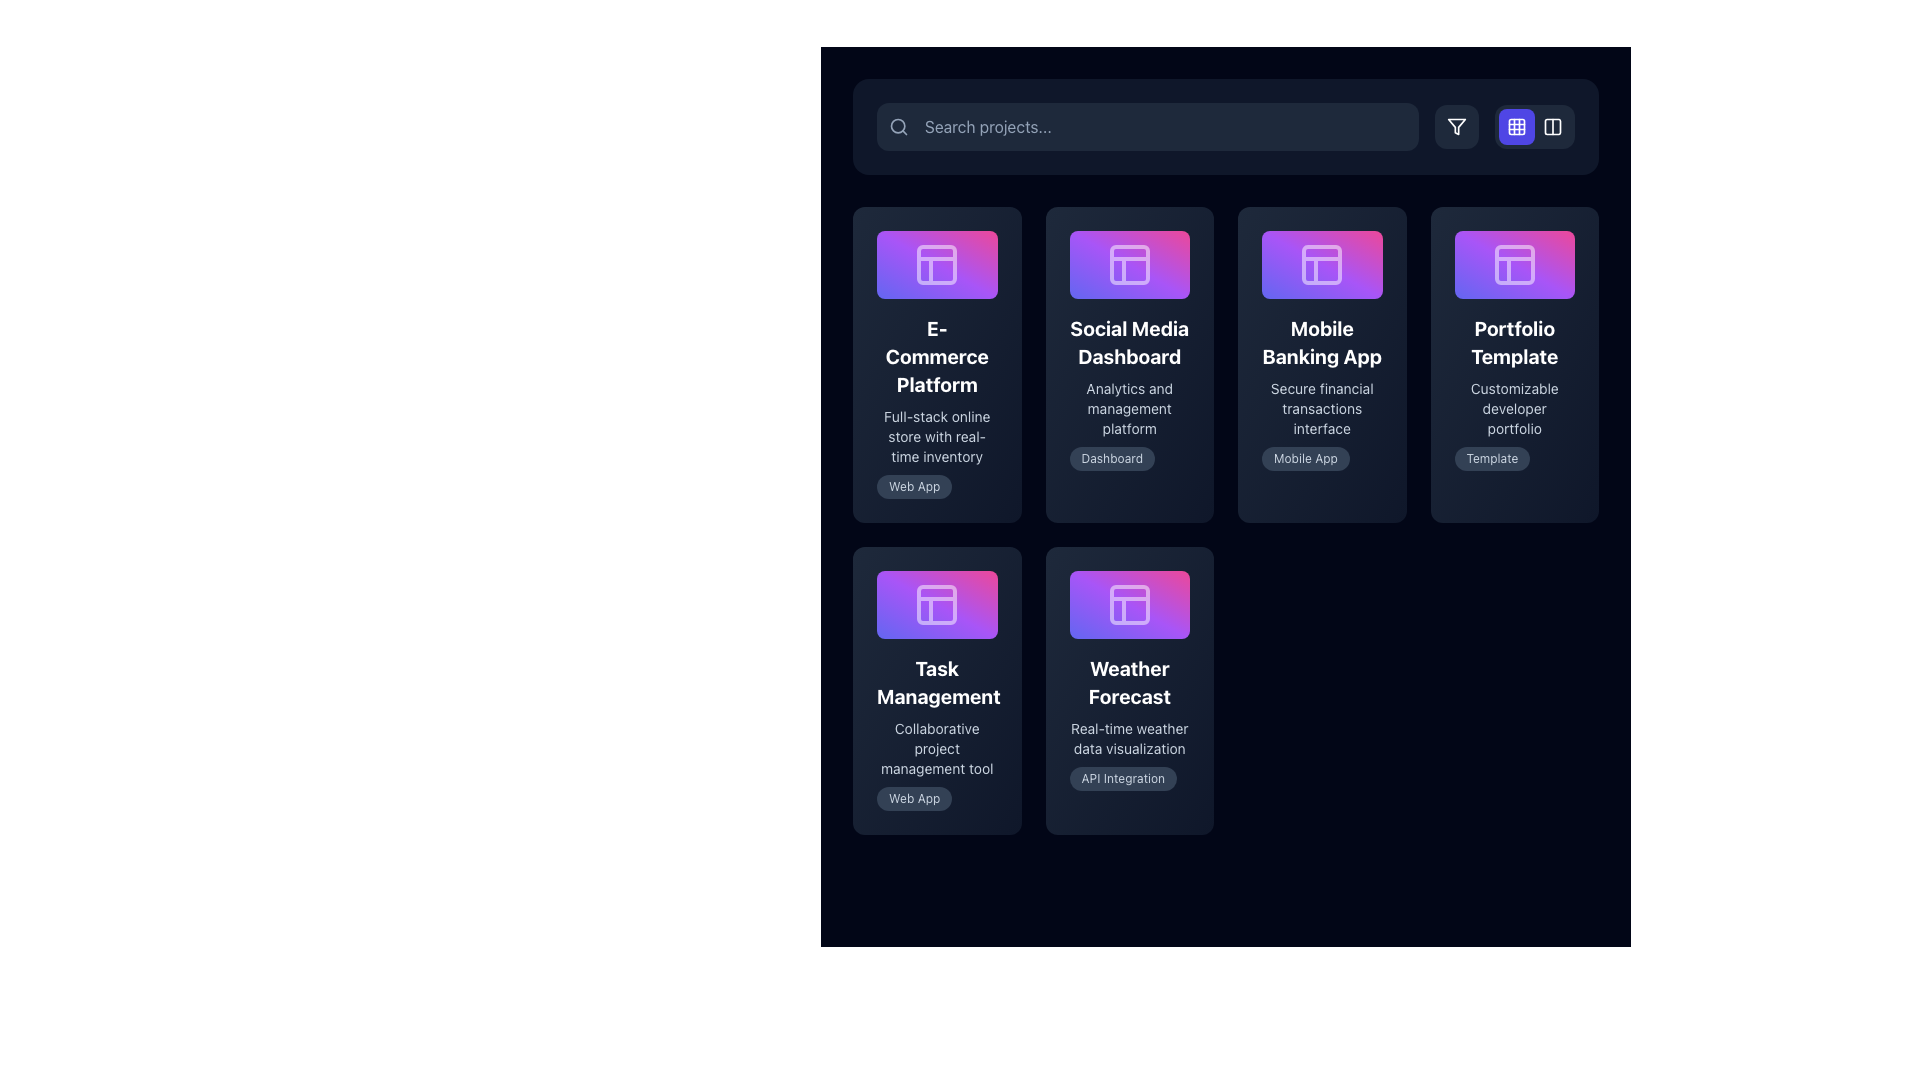 This screenshot has height=1080, width=1920. I want to click on and interpret the text displayed on the Label/chip component located below the 'Social Media Dashboard' title within the card layout, so click(1129, 458).